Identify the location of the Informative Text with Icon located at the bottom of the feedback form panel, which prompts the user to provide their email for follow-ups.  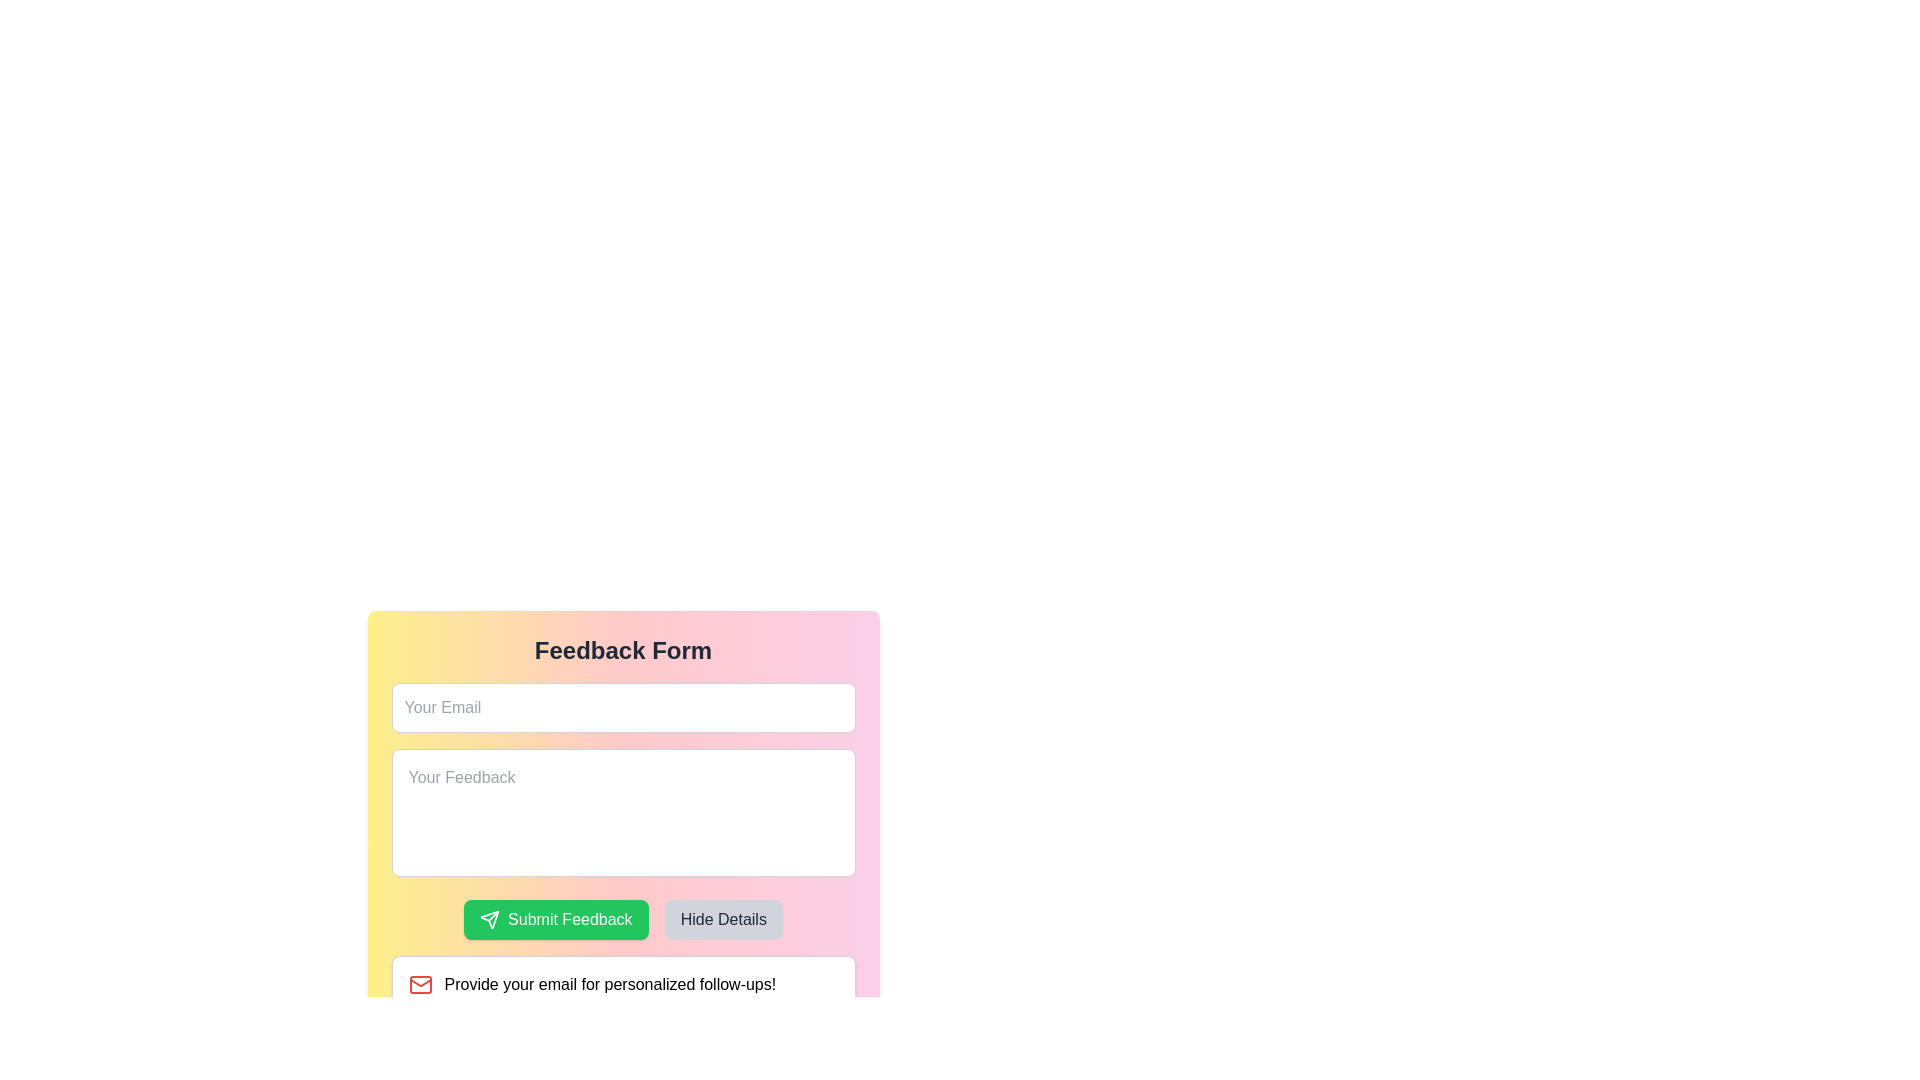
(622, 983).